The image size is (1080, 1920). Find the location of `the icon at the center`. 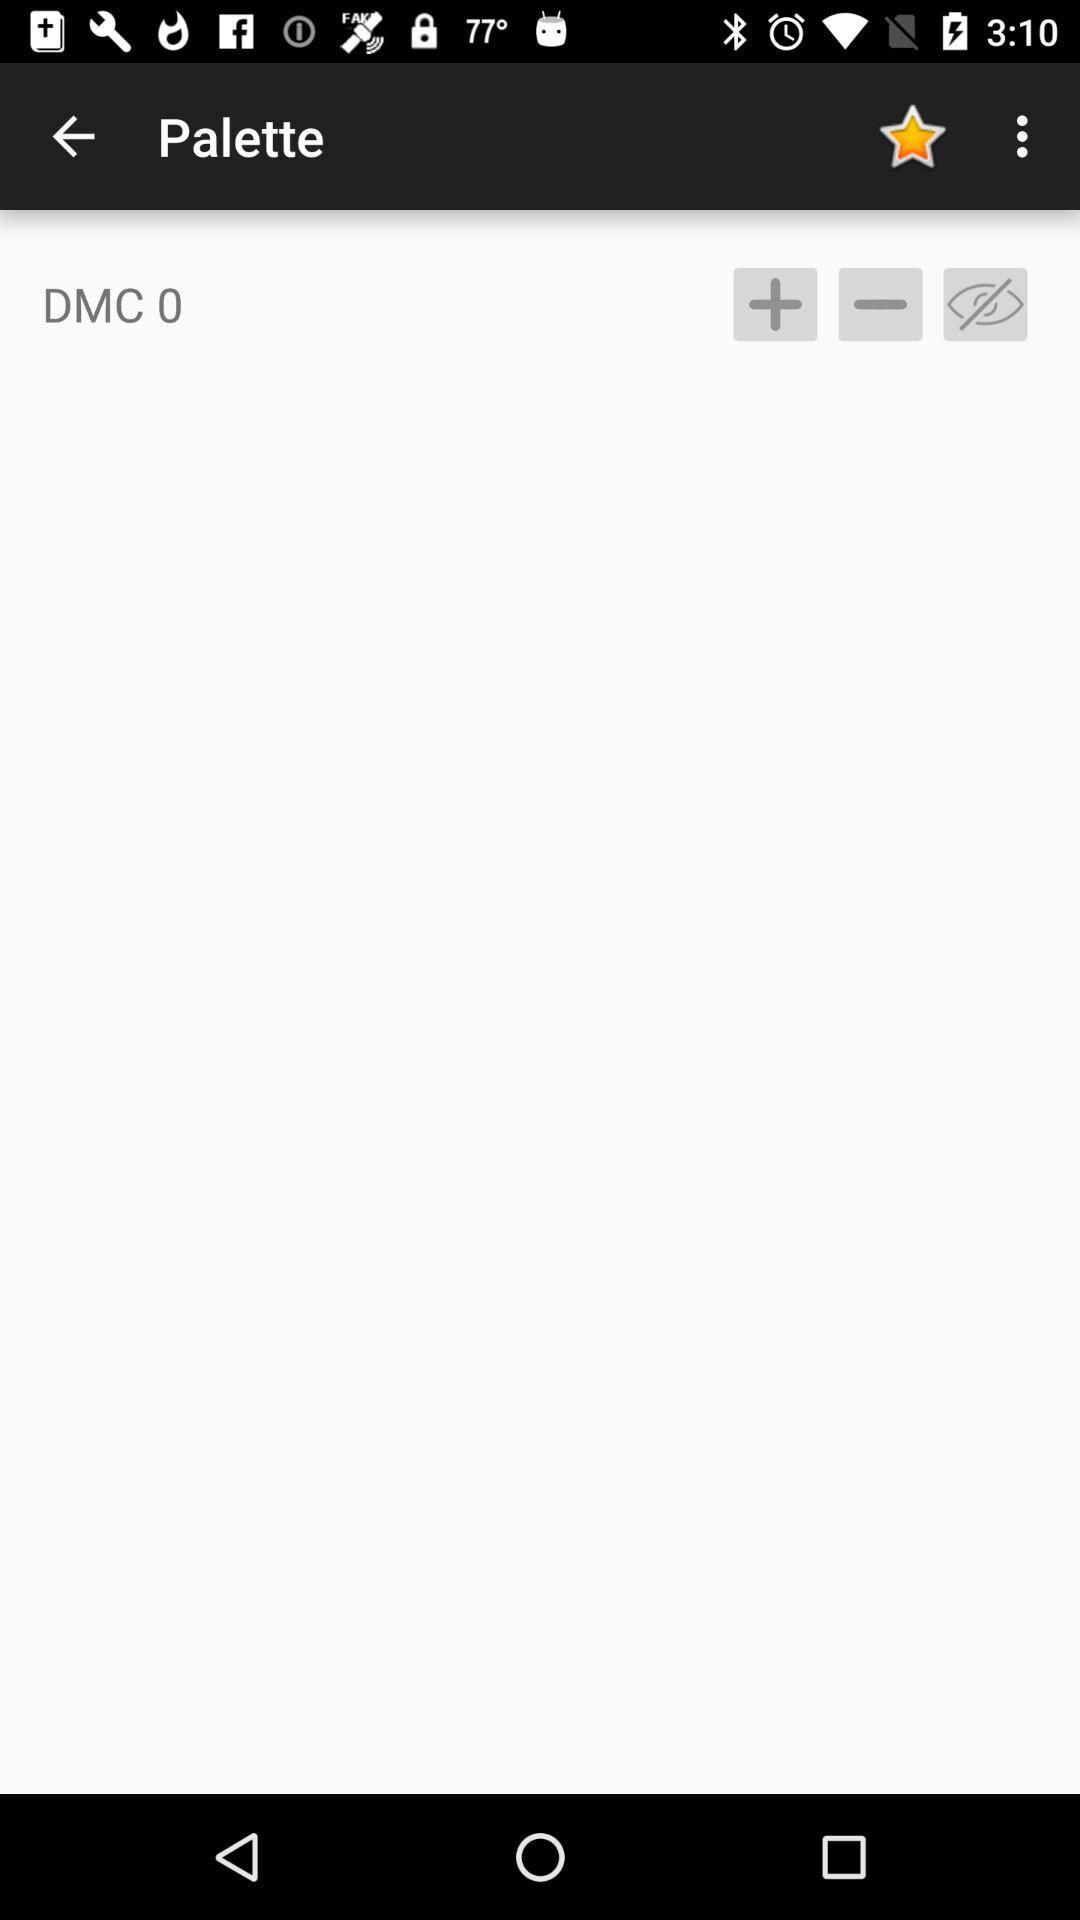

the icon at the center is located at coordinates (540, 1053).